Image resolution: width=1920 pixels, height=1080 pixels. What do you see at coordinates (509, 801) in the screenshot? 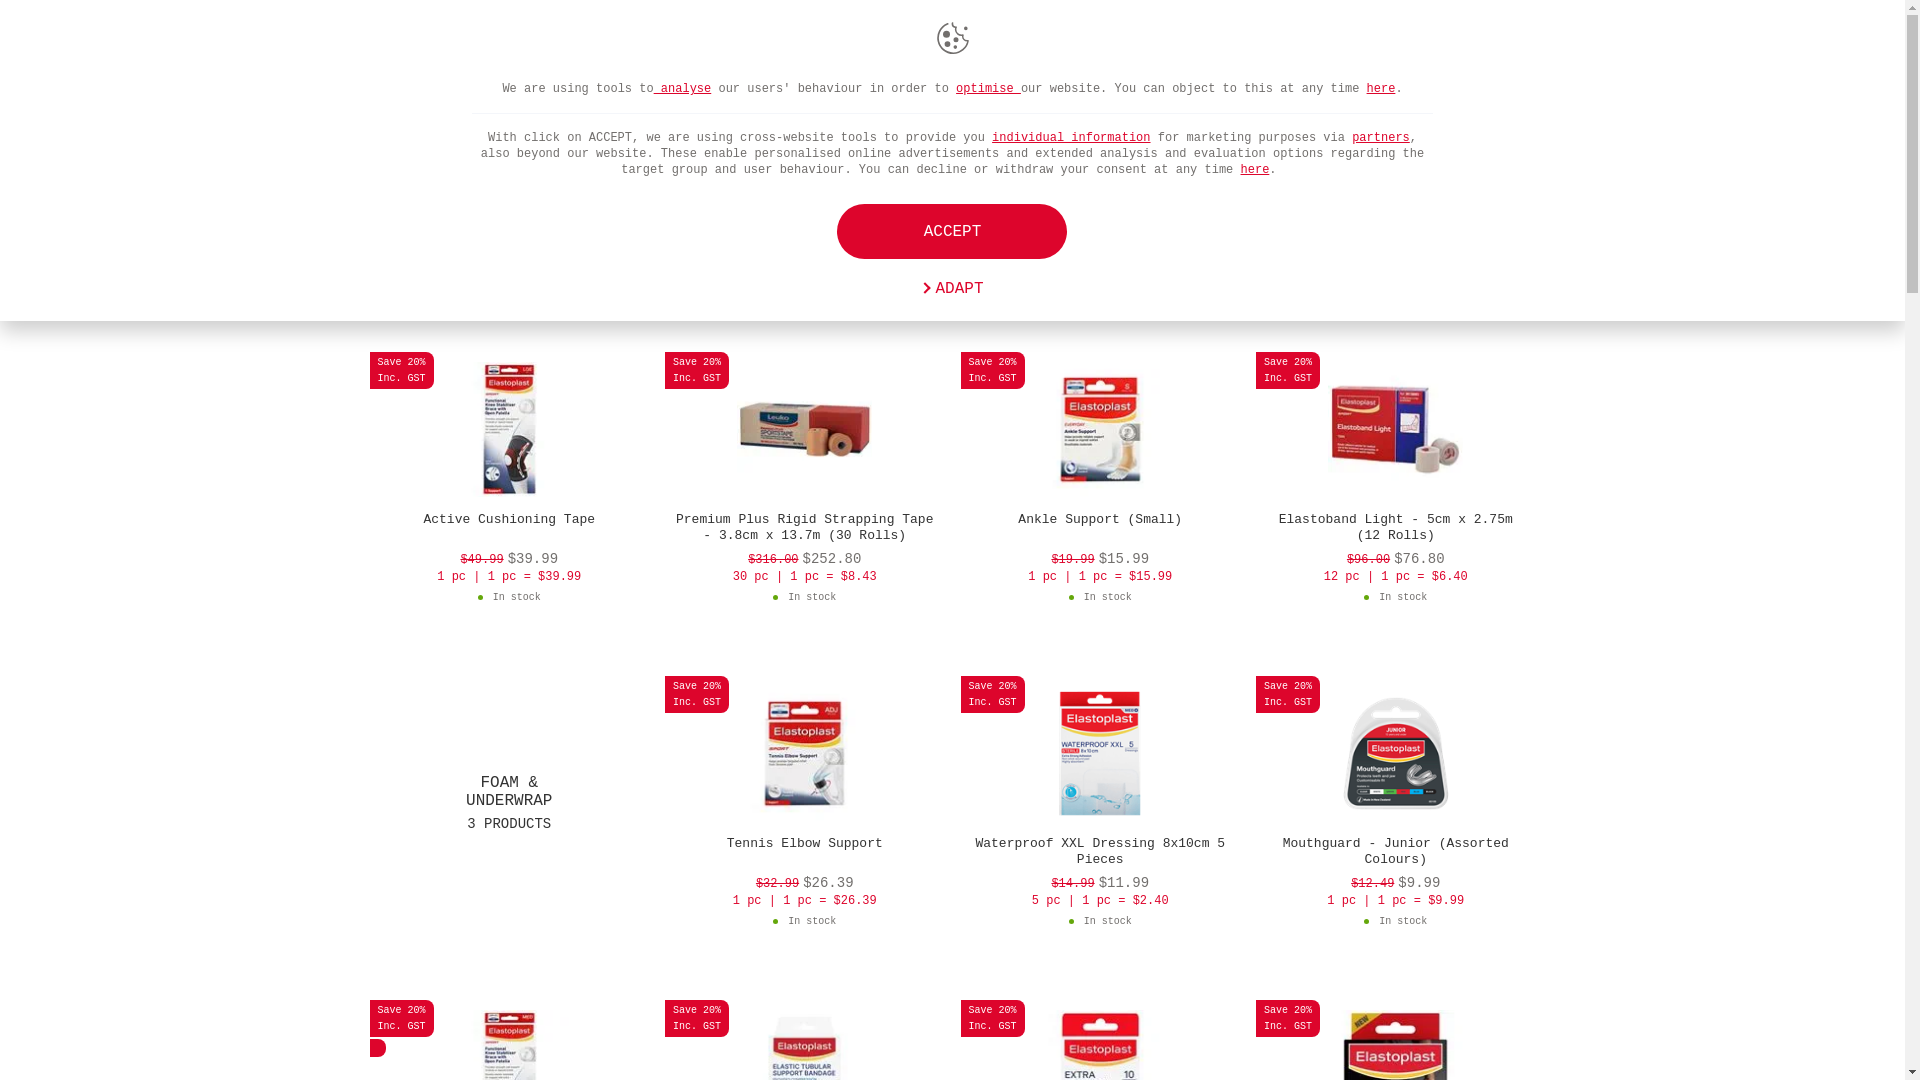
I see `'FOAM & UNDERWRAP` at bounding box center [509, 801].